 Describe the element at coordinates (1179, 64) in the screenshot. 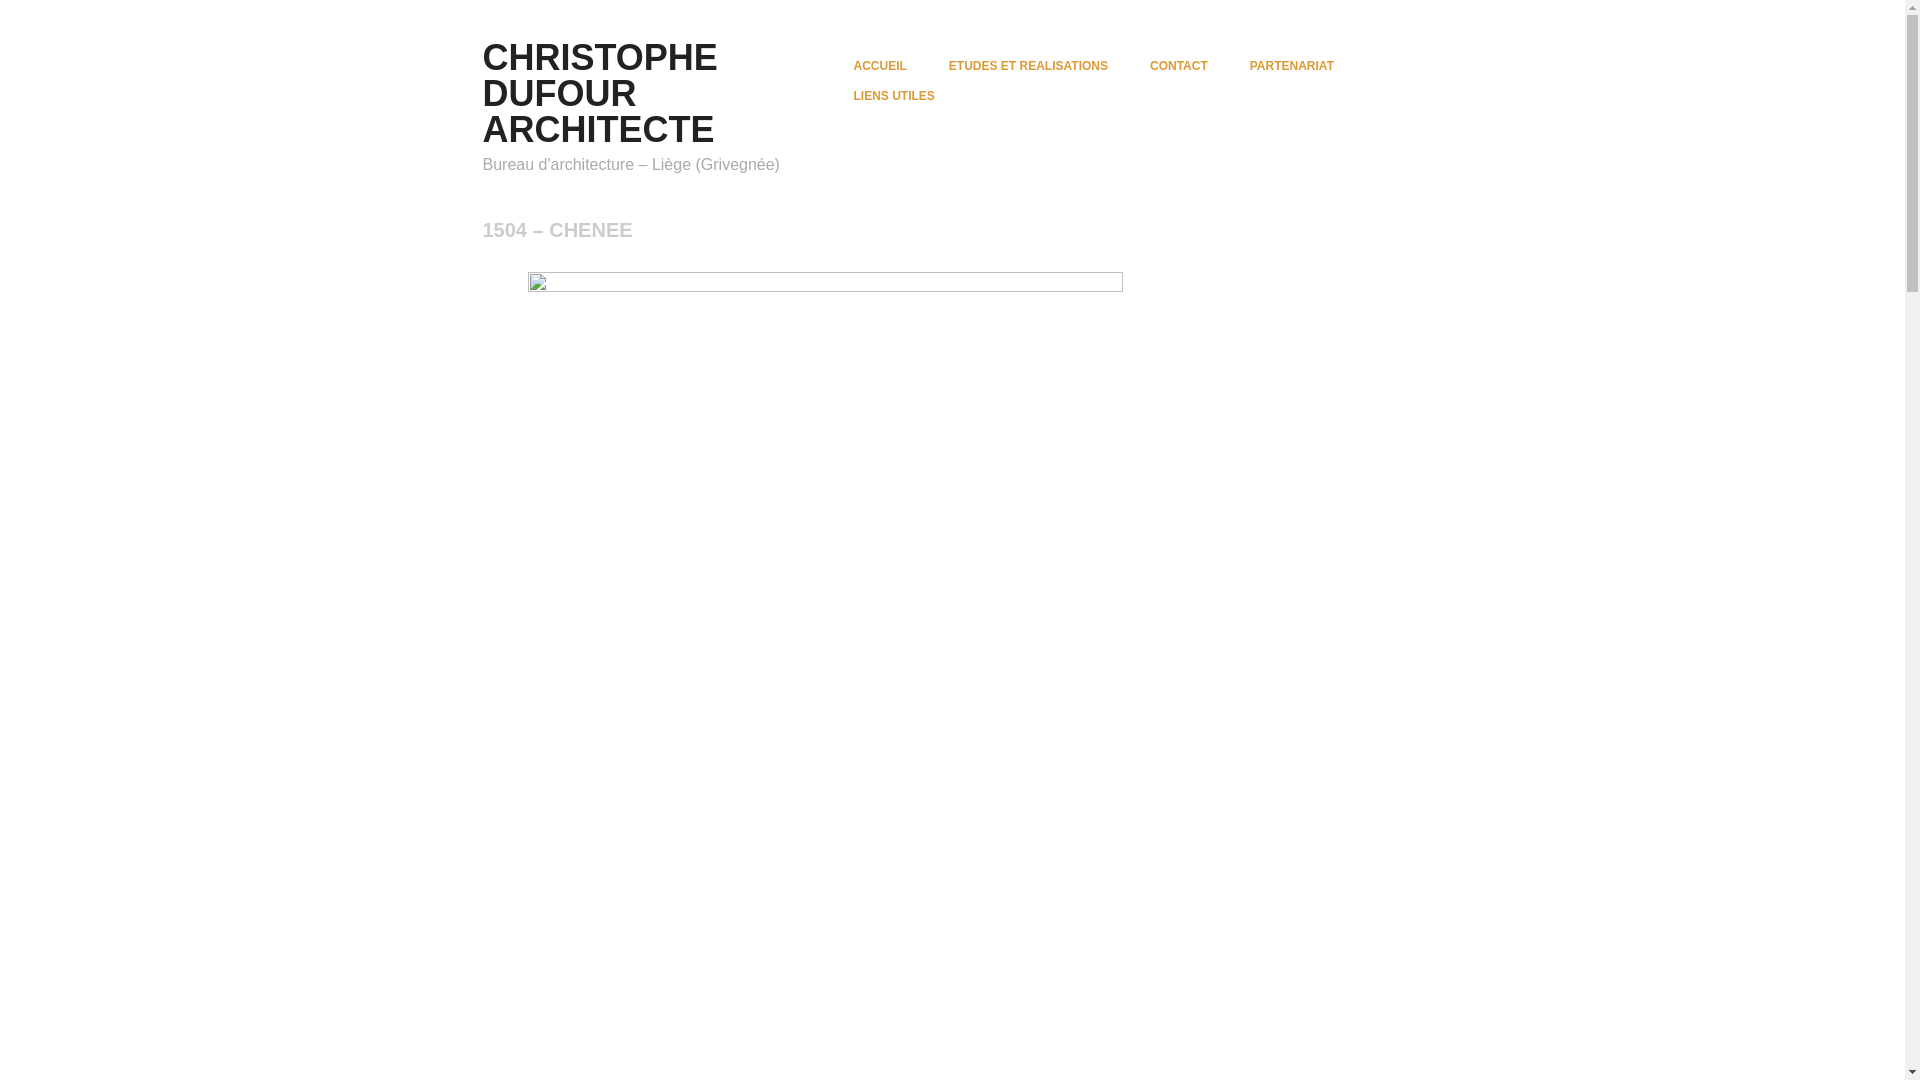

I see `'CONTACT'` at that location.